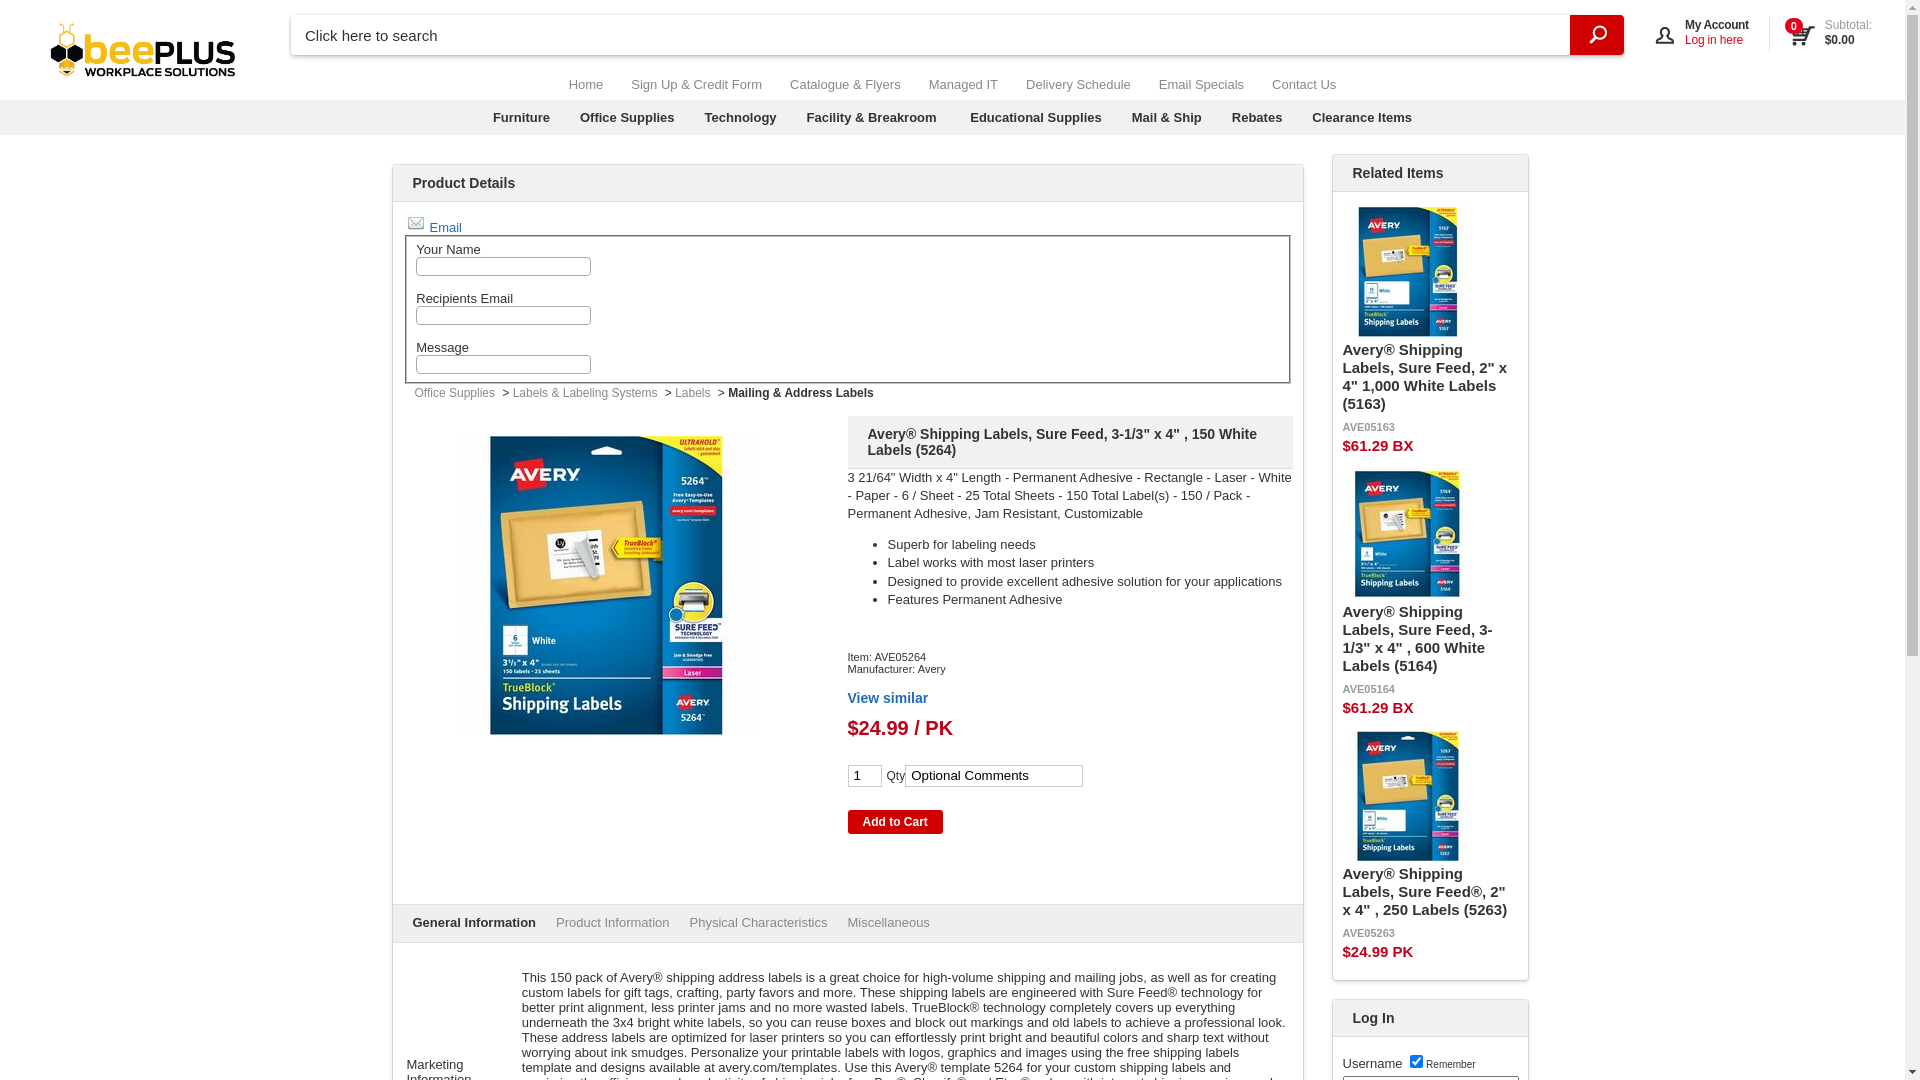 The width and height of the screenshot is (1920, 1080). I want to click on 'Product Information', so click(611, 922).